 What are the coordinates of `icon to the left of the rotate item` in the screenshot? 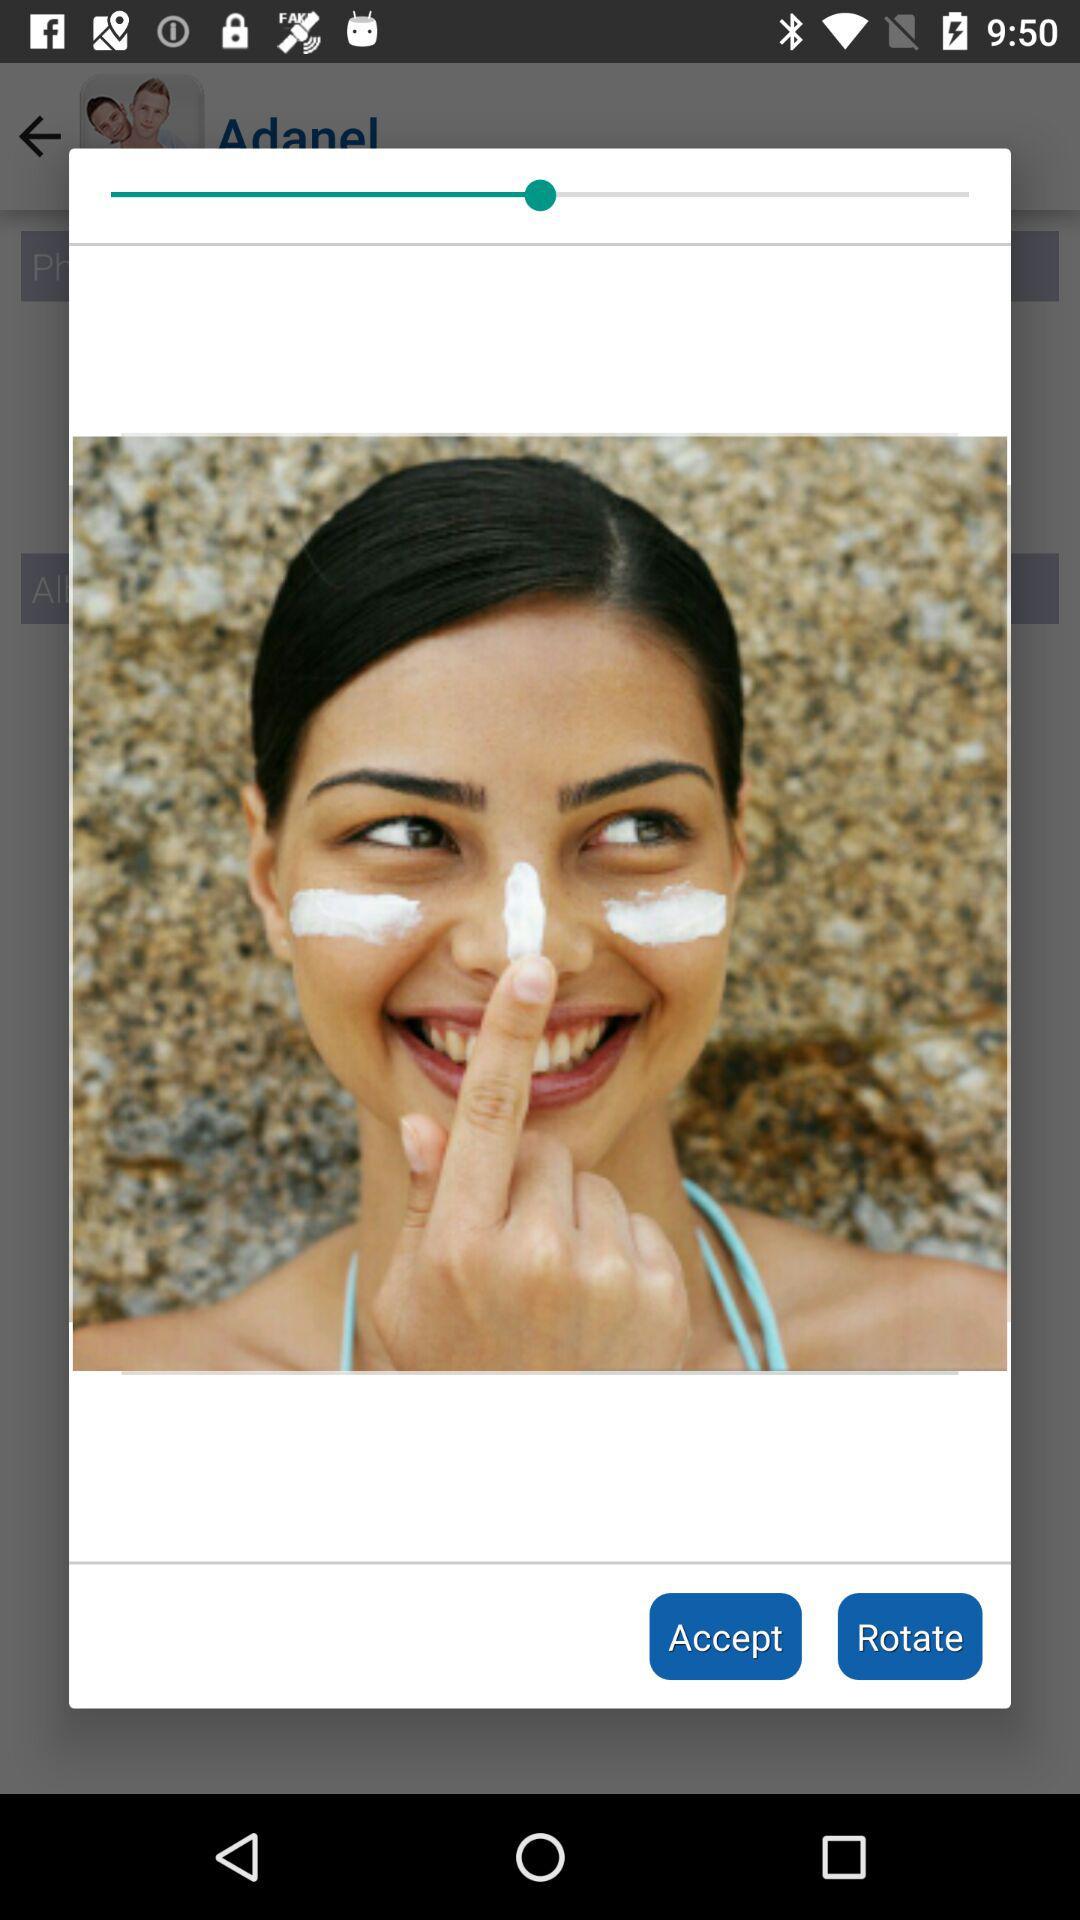 It's located at (725, 1636).